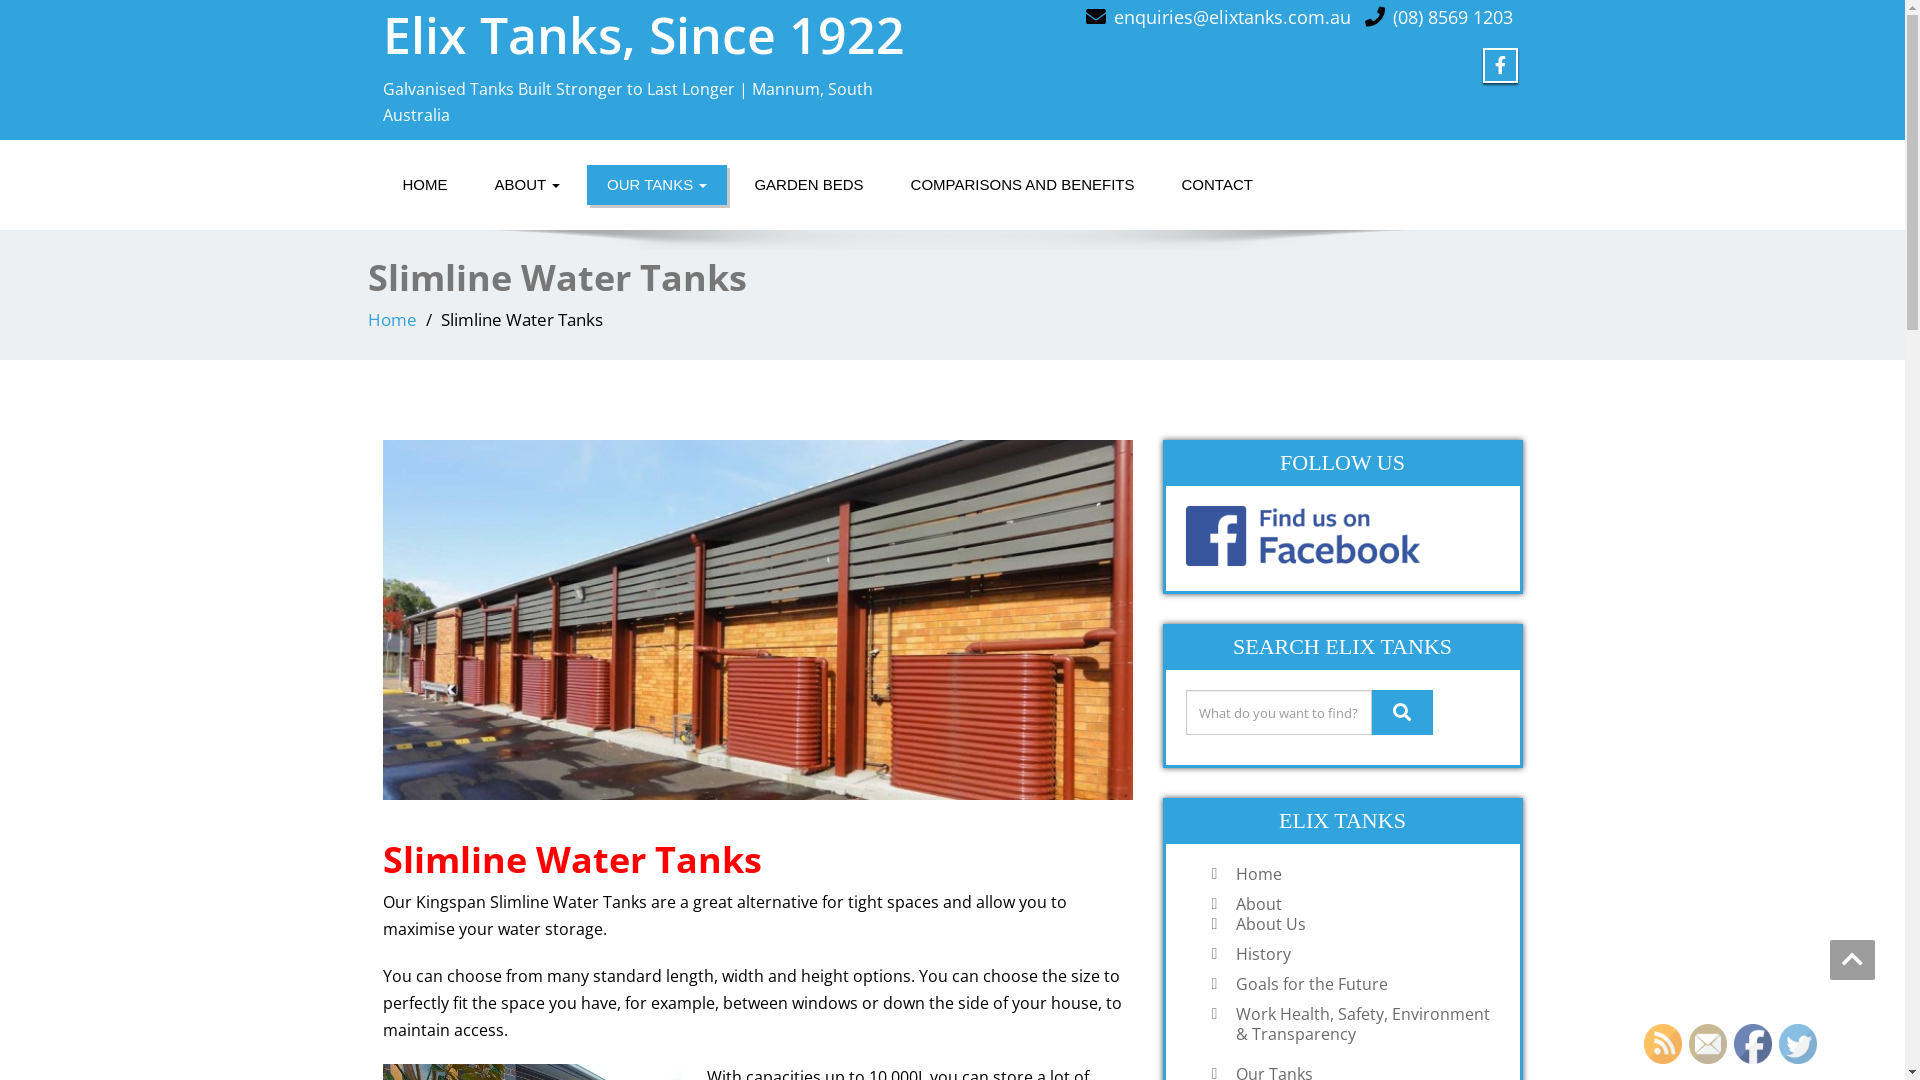 The width and height of the screenshot is (1920, 1080). Describe the element at coordinates (1112, 16) in the screenshot. I see `'enquiries@elixtanks.com.au'` at that location.